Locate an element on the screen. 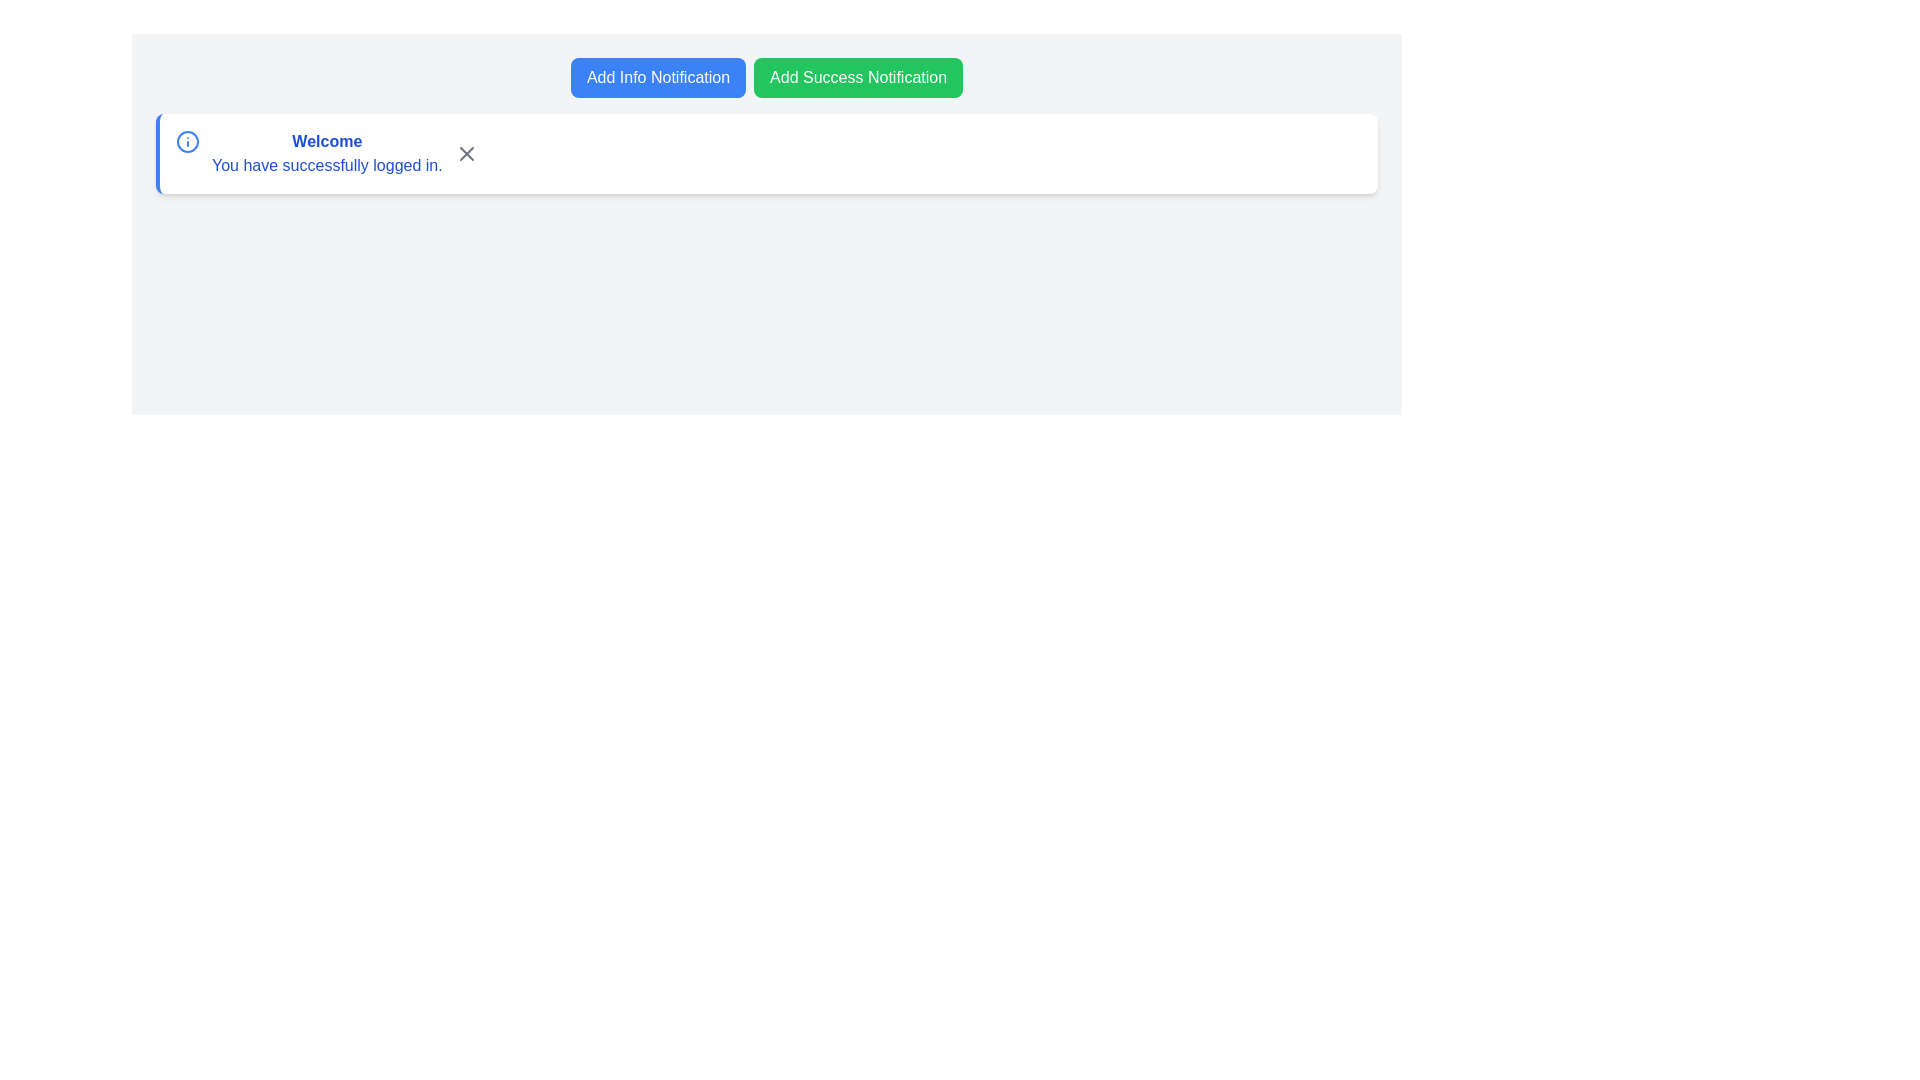 This screenshot has width=1920, height=1080. the circular informational icon with the letter 'i', styled in blue, located to the left of the 'Welcome' text on a white background is located at coordinates (187, 141).